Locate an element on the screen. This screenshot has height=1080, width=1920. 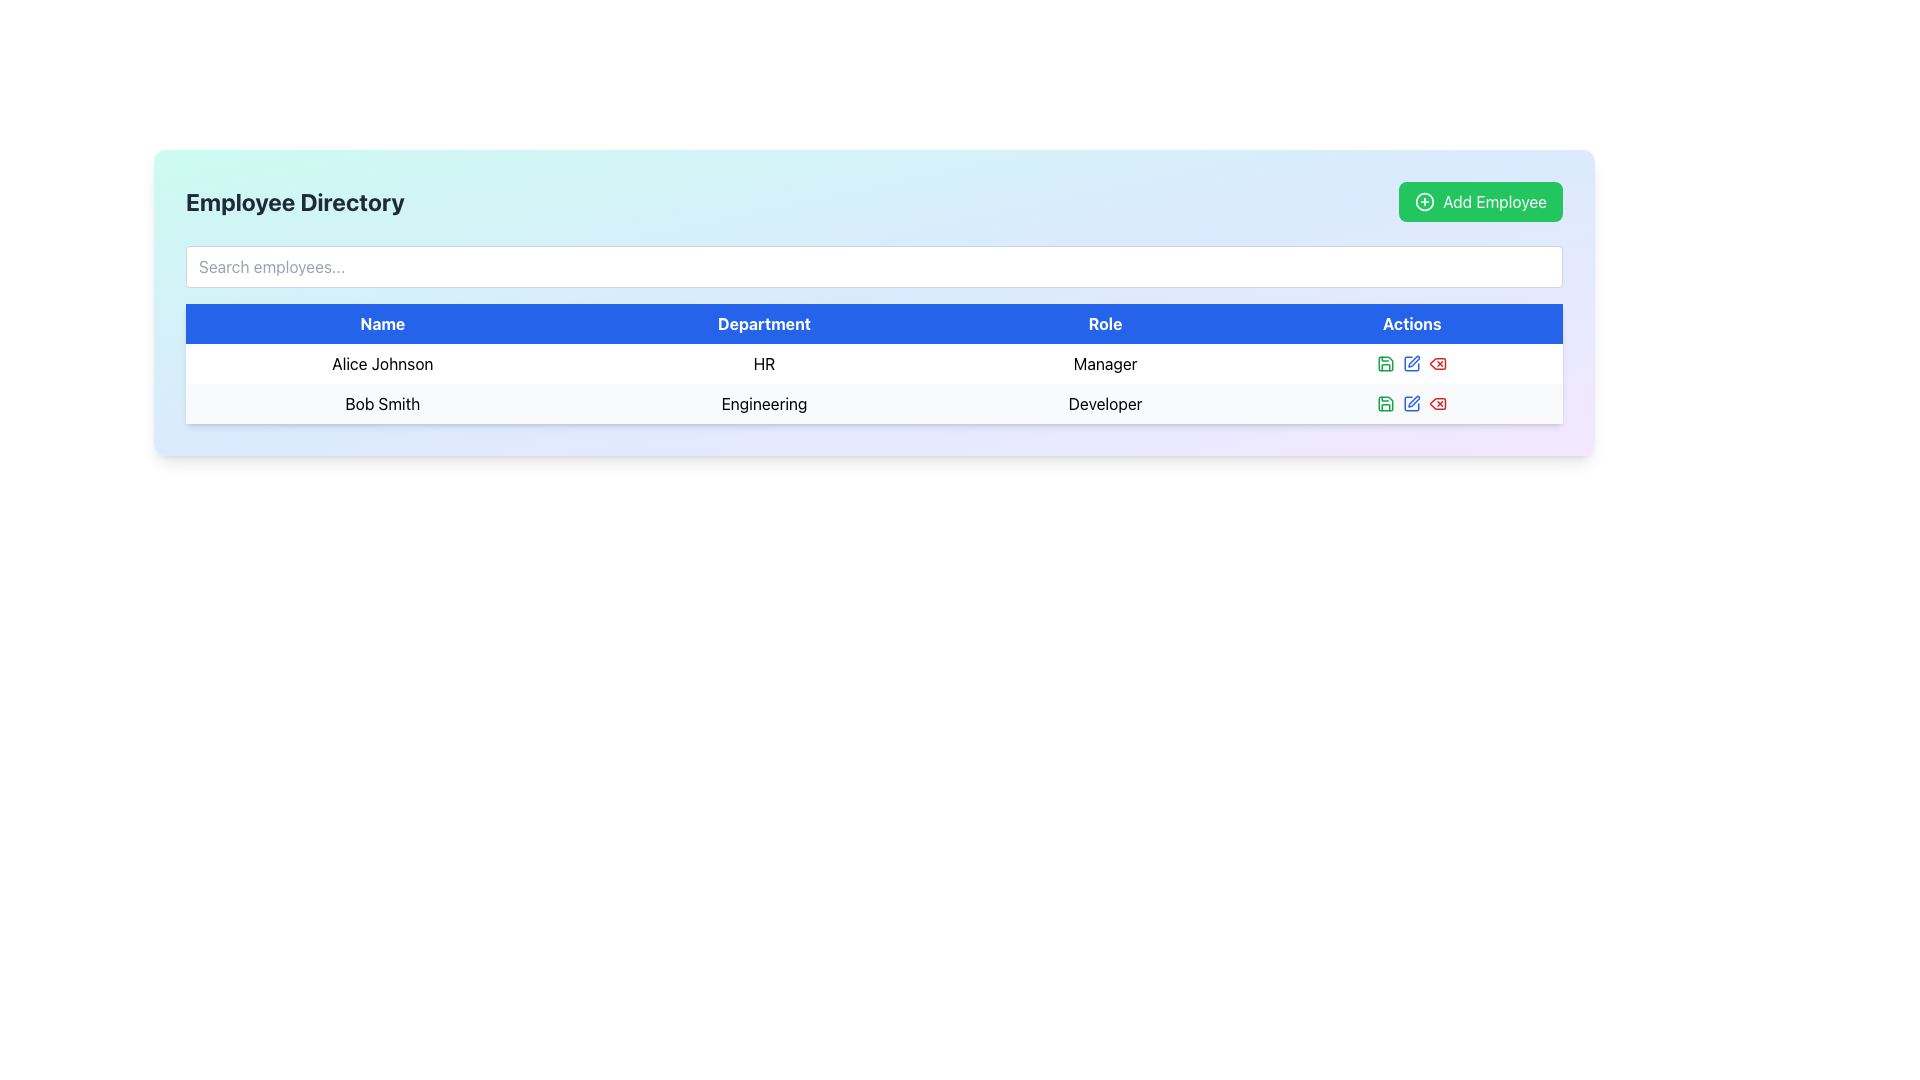
text displayed in the Text Label that shows the department name associated with user 'Bob Smith', located in the second column of the second row of the table is located at coordinates (763, 404).